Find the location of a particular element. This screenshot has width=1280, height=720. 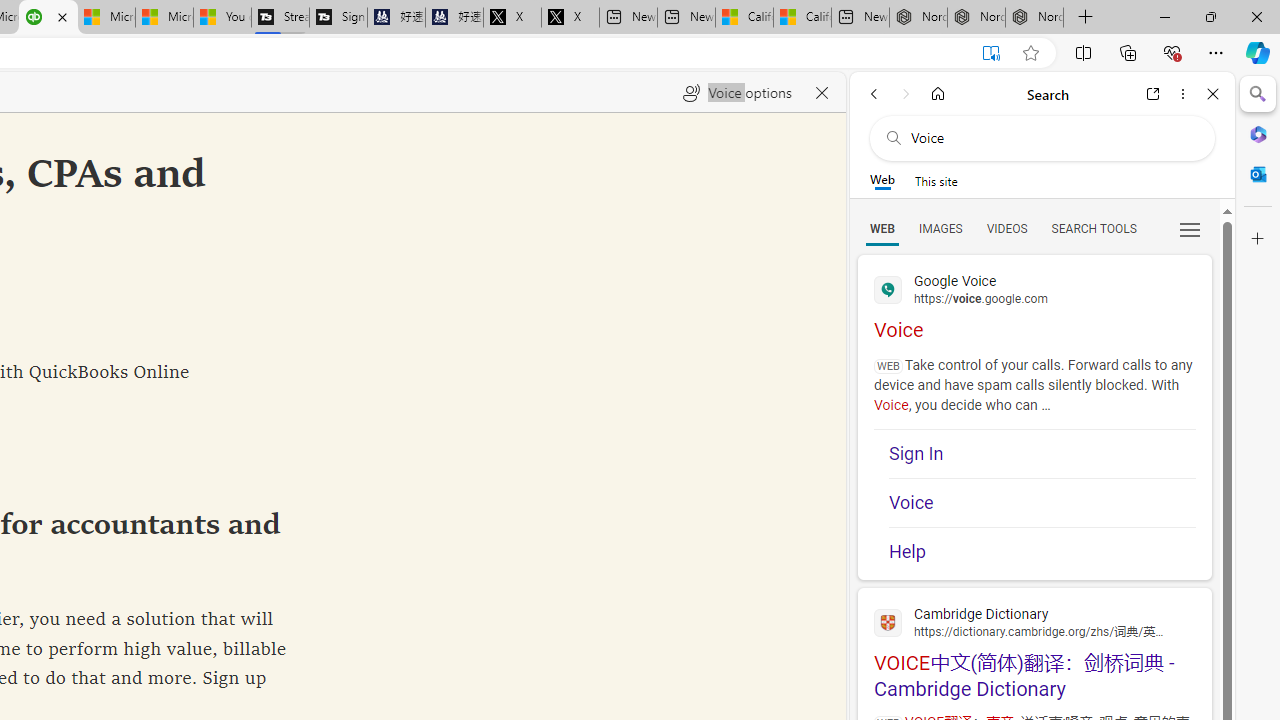

'Streaming Coverage | T3' is located at coordinates (279, 17).